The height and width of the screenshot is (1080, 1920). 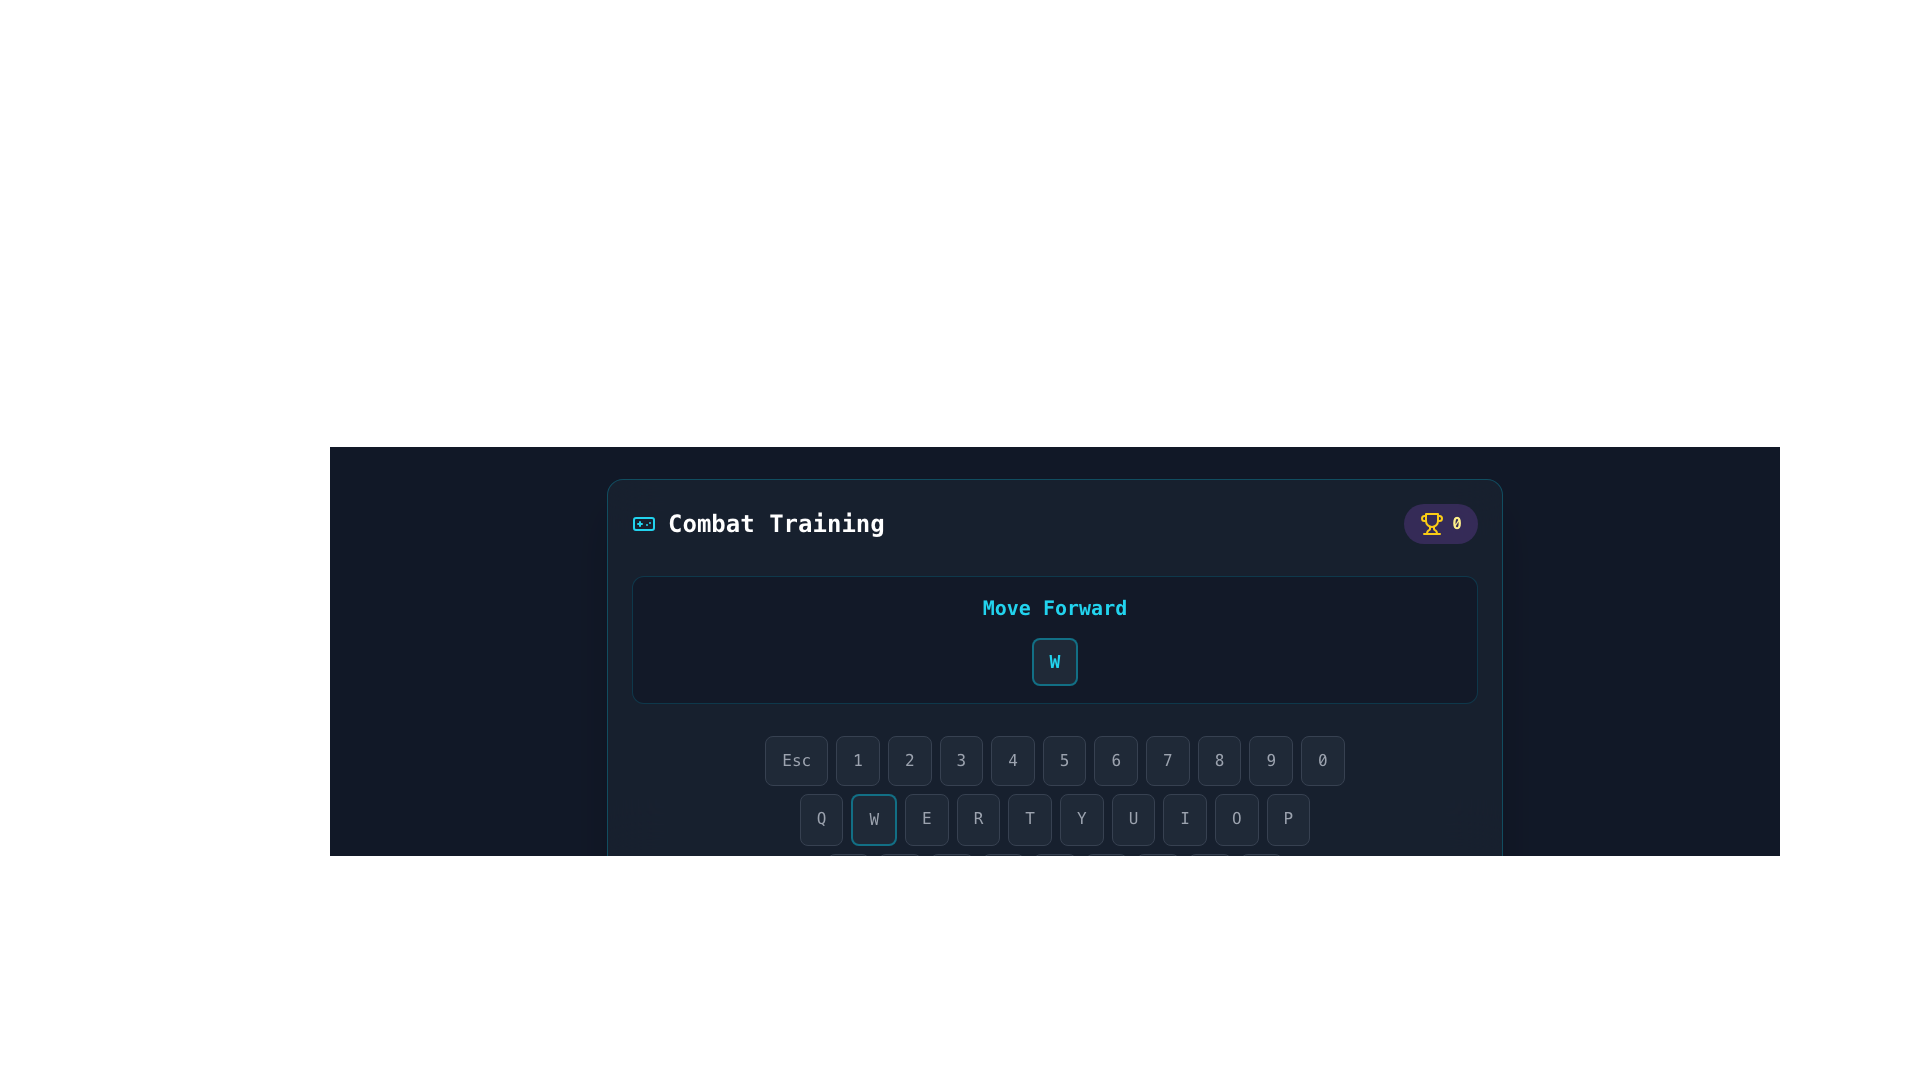 What do you see at coordinates (858, 760) in the screenshot?
I see `the rectangular button with a dark gray background and a white numeral '1' at its center, which is the second button in a horizontal row of keys` at bounding box center [858, 760].